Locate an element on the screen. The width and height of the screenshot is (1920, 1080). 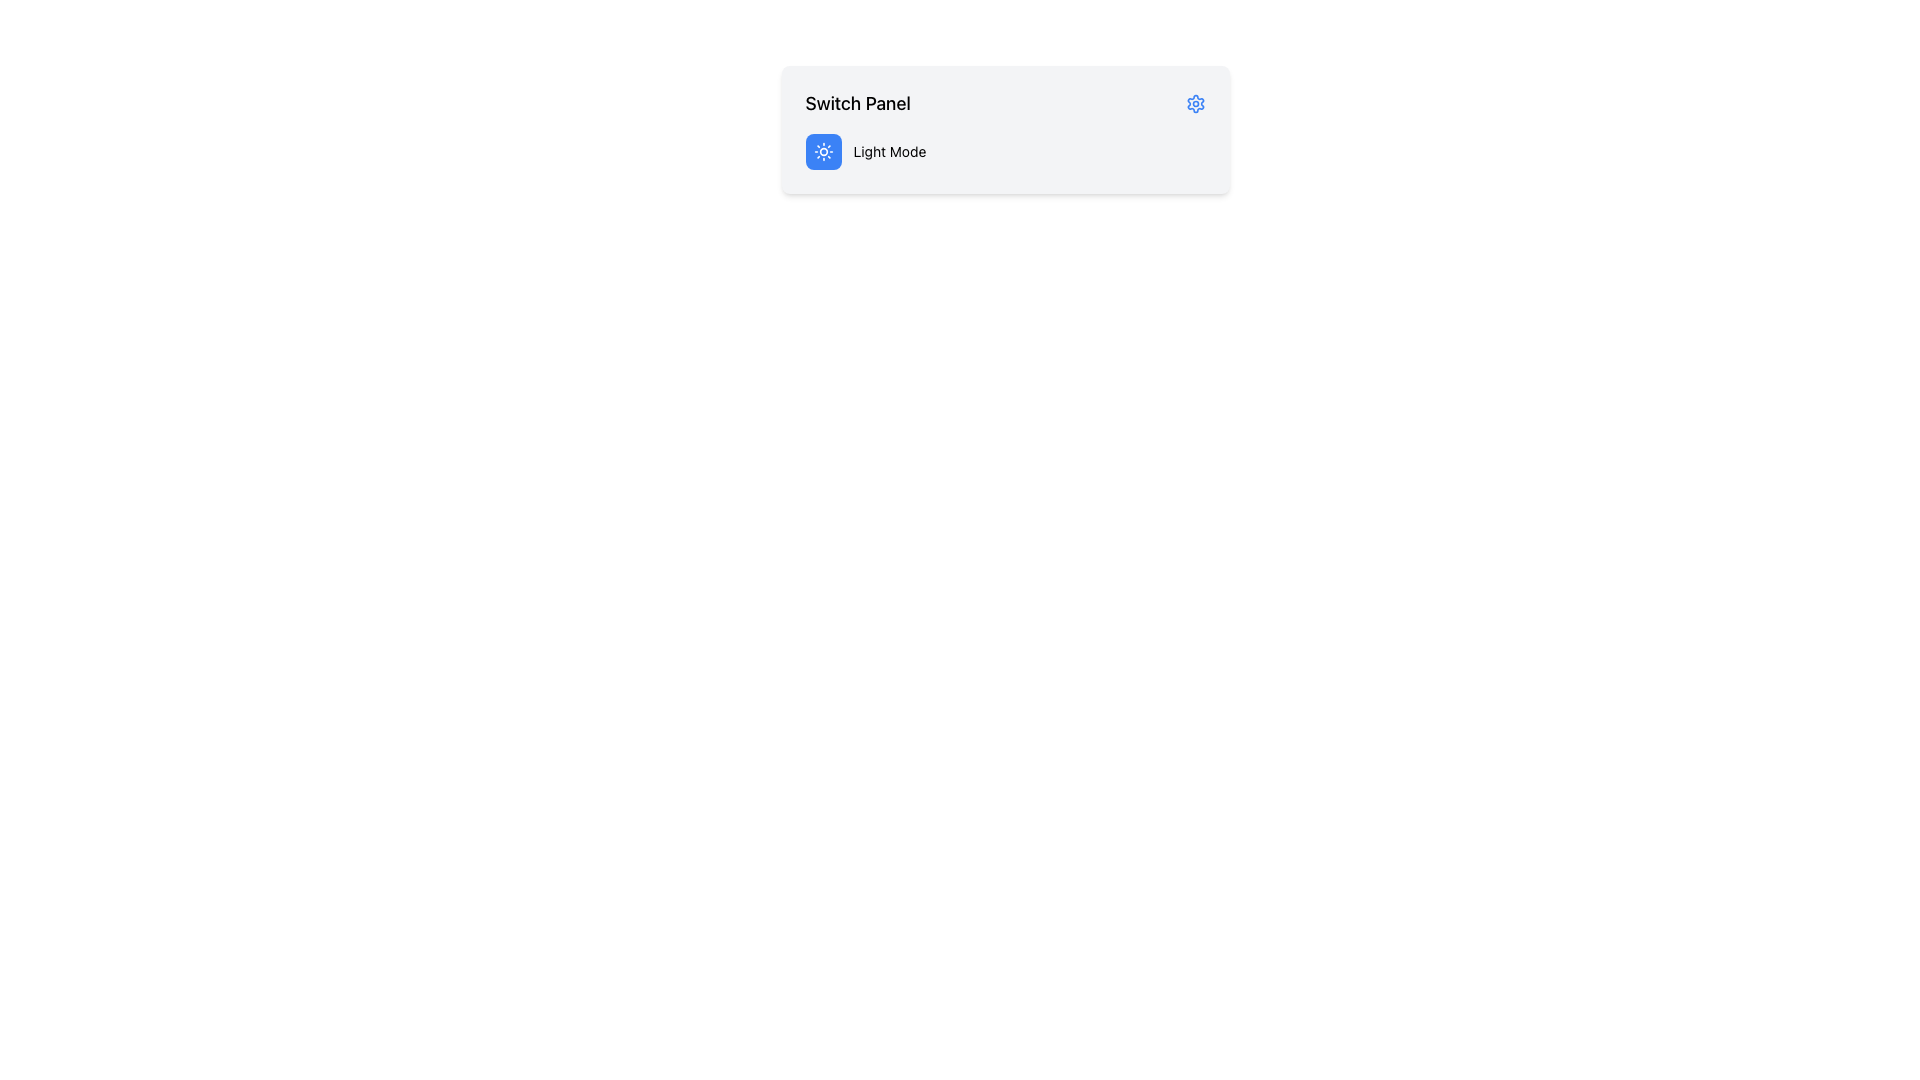
the settings icon button located in the top-right corner of the 'Switch Panel' is located at coordinates (1195, 104).